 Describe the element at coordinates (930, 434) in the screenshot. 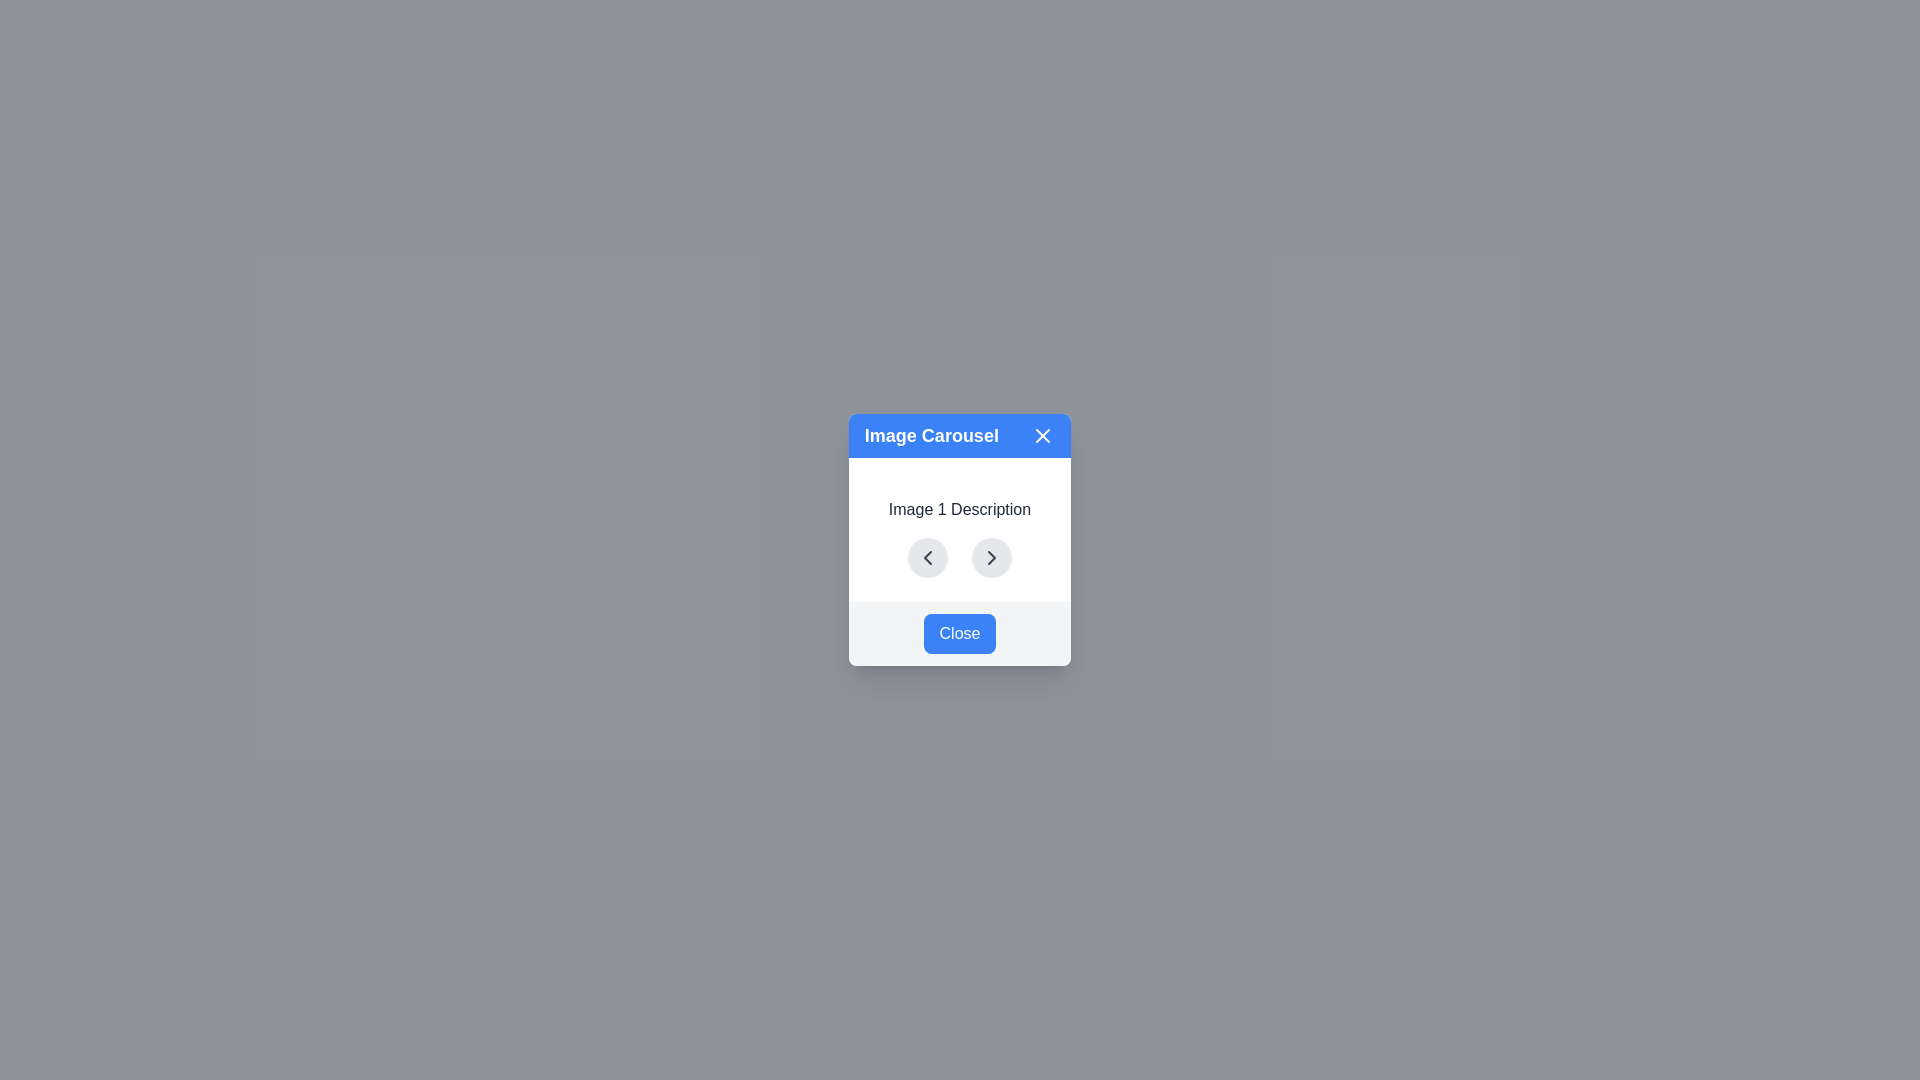

I see `the static text label serving as the title for the modal, located in the header section on the left side of the close button` at that location.